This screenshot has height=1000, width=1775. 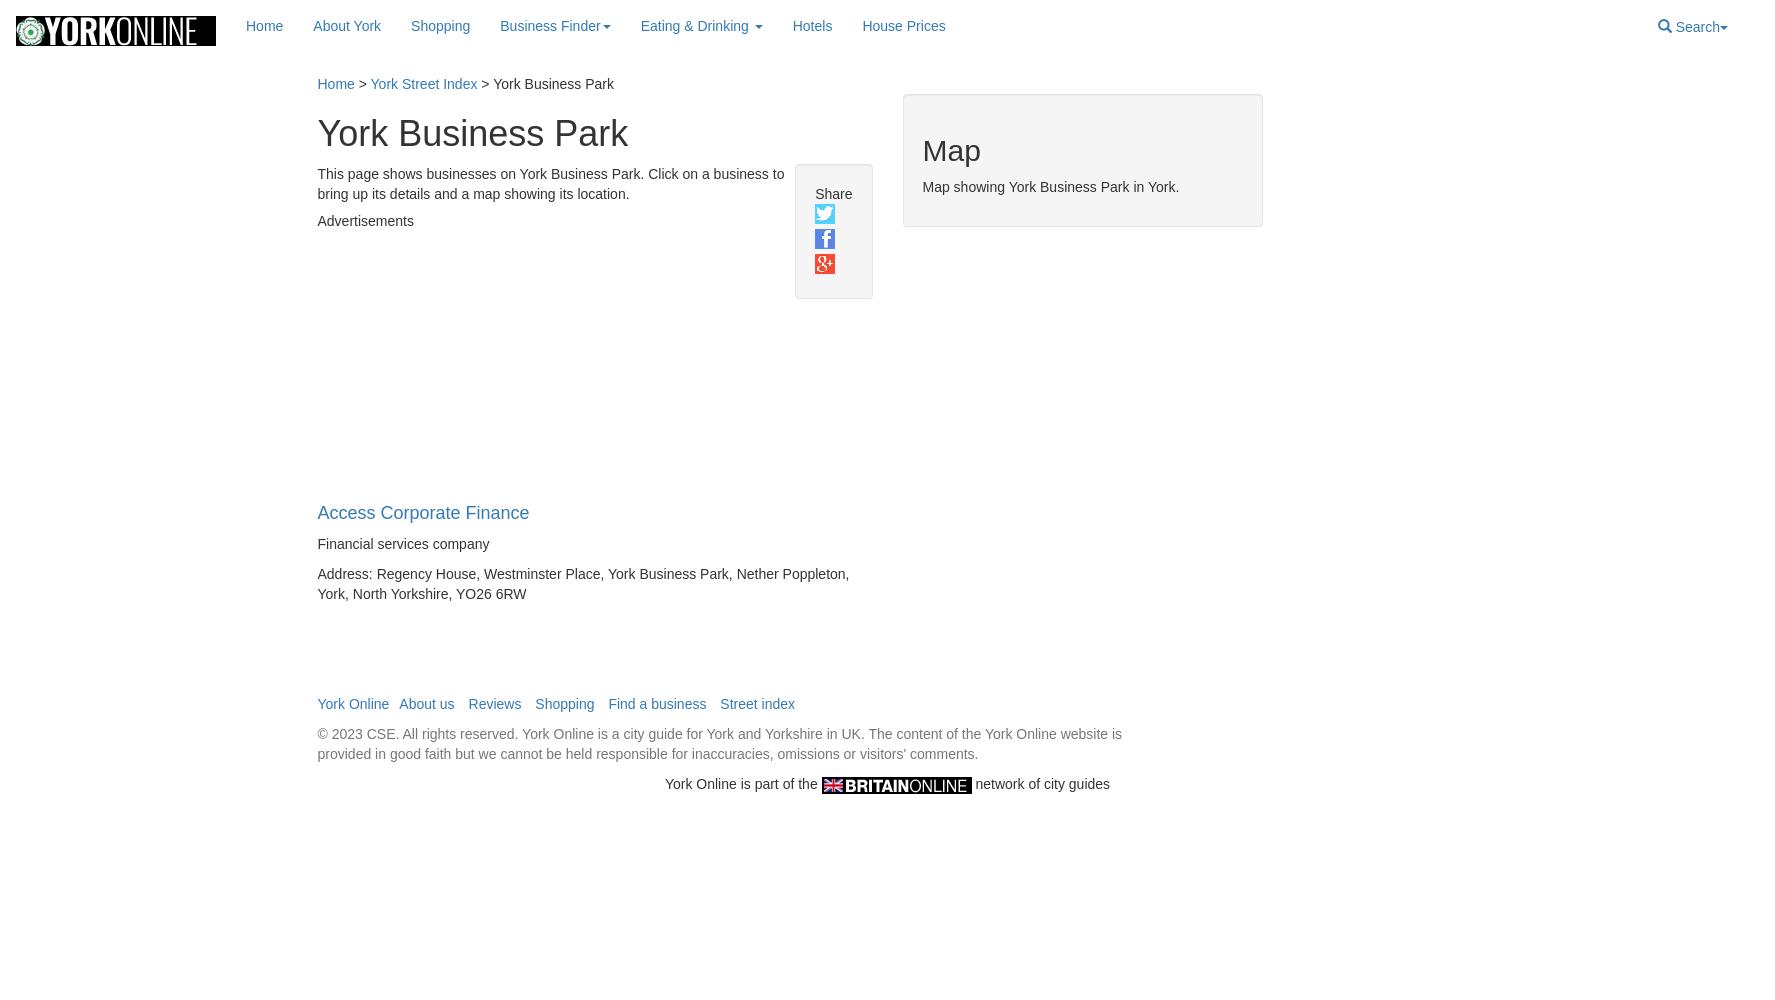 I want to click on 'Share', so click(x=832, y=192).